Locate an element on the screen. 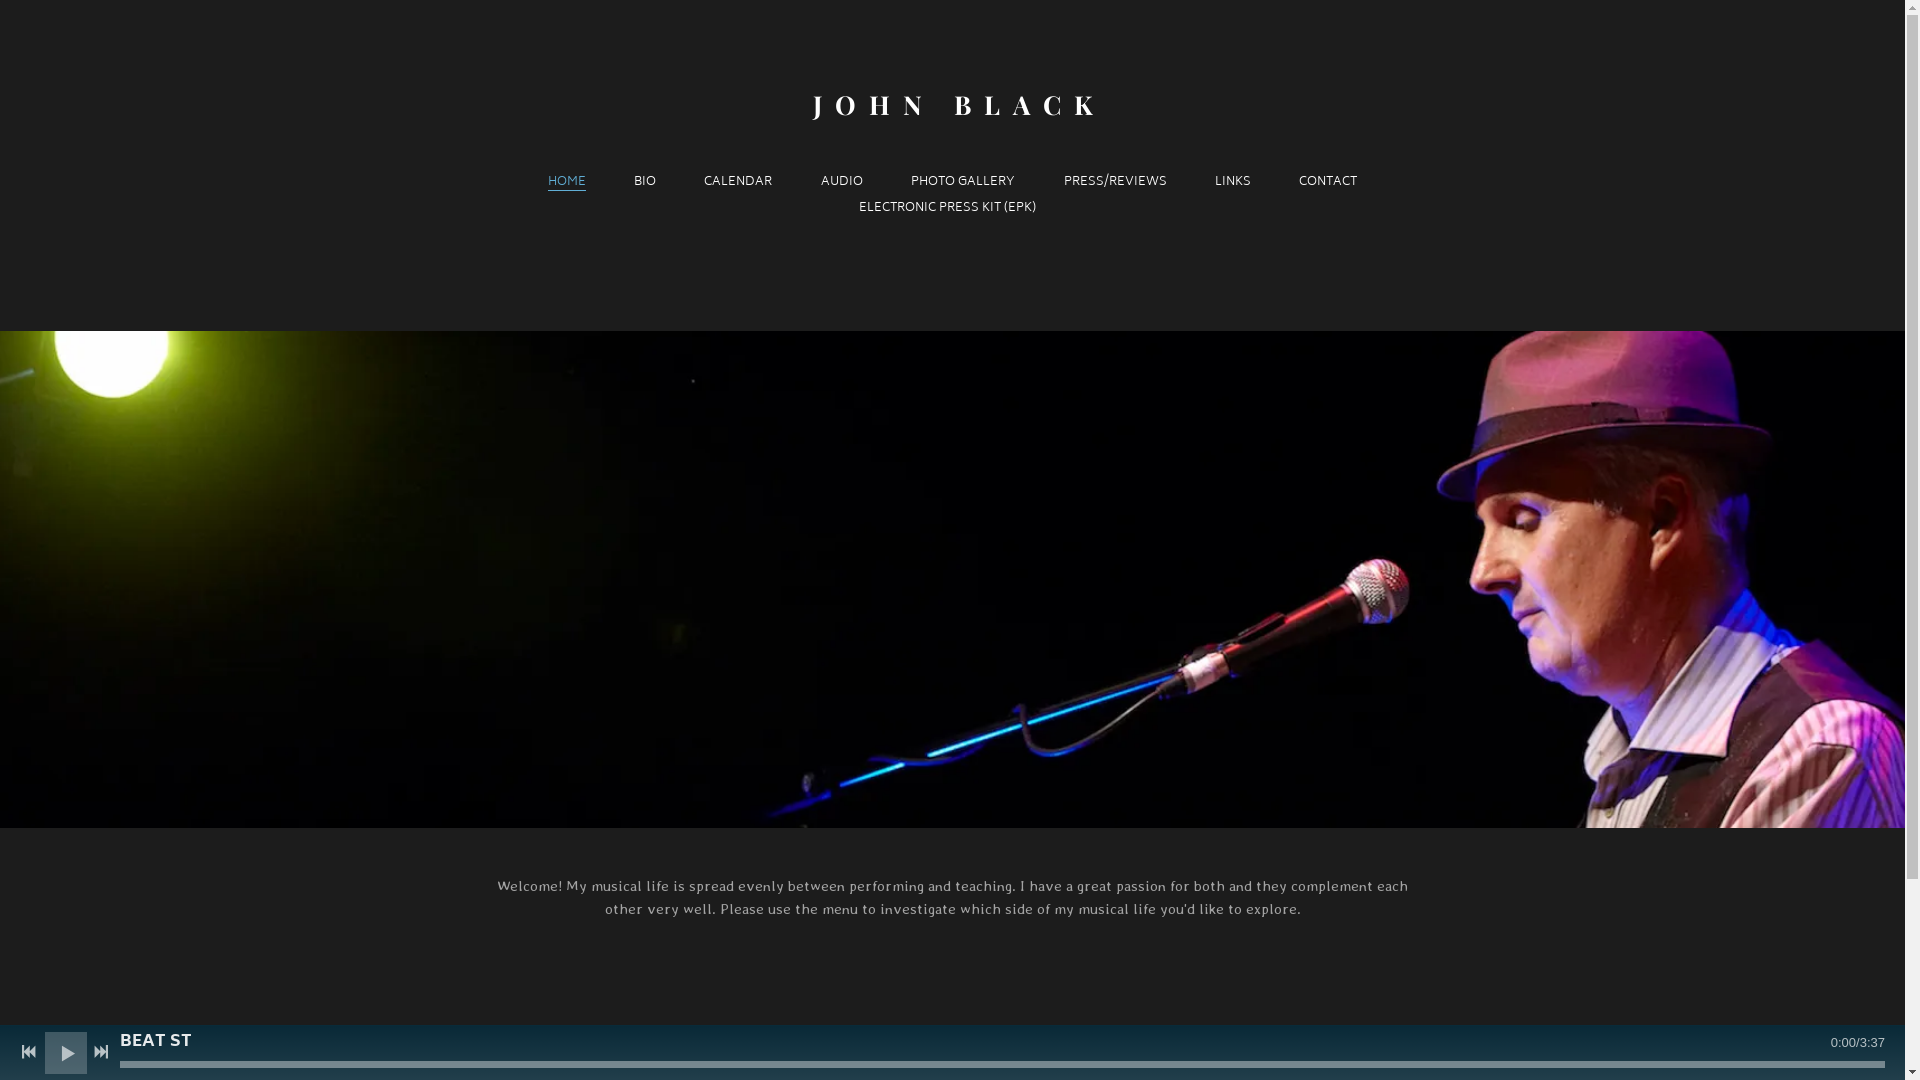 This screenshot has width=1920, height=1080. 'Next track' is located at coordinates (99, 1051).